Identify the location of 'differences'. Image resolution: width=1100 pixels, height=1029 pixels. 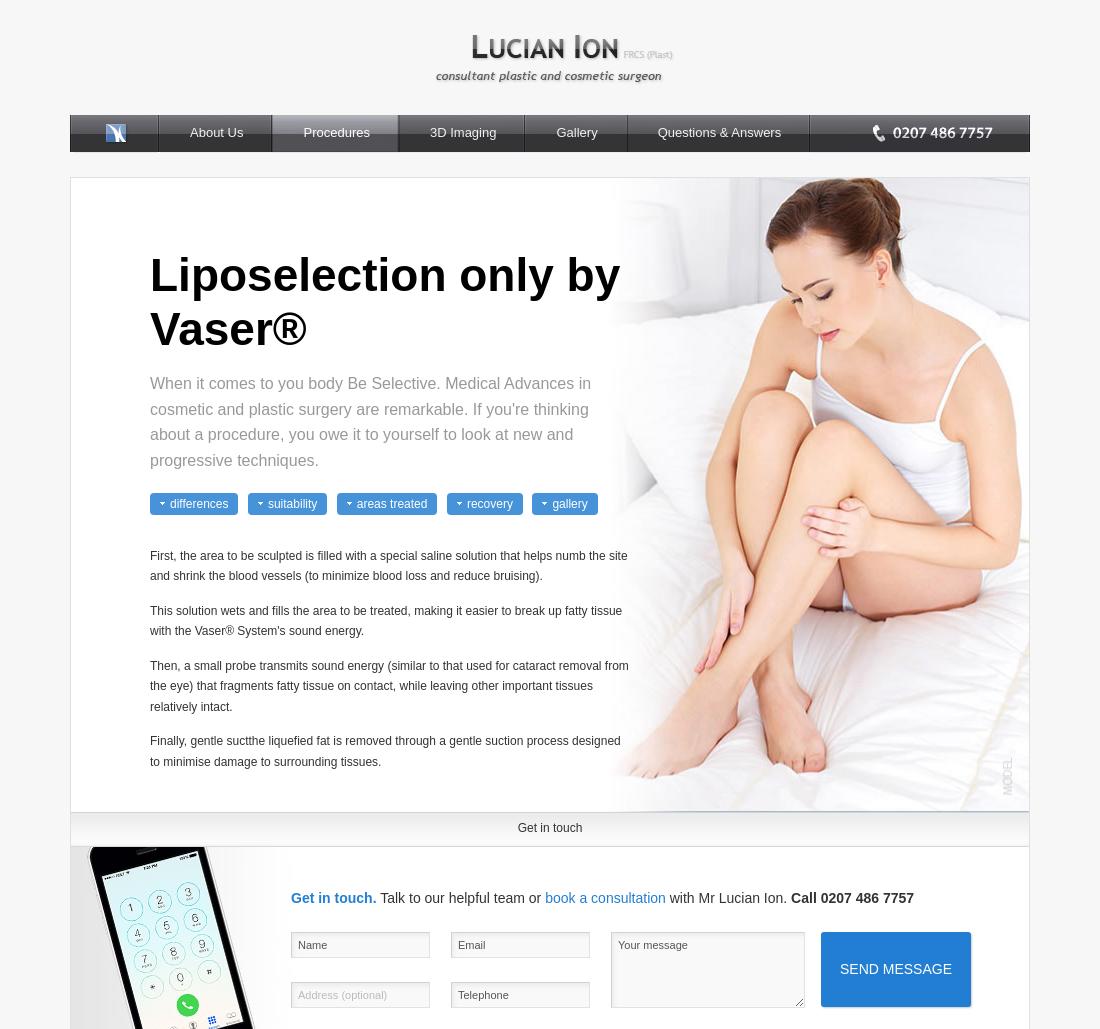
(168, 502).